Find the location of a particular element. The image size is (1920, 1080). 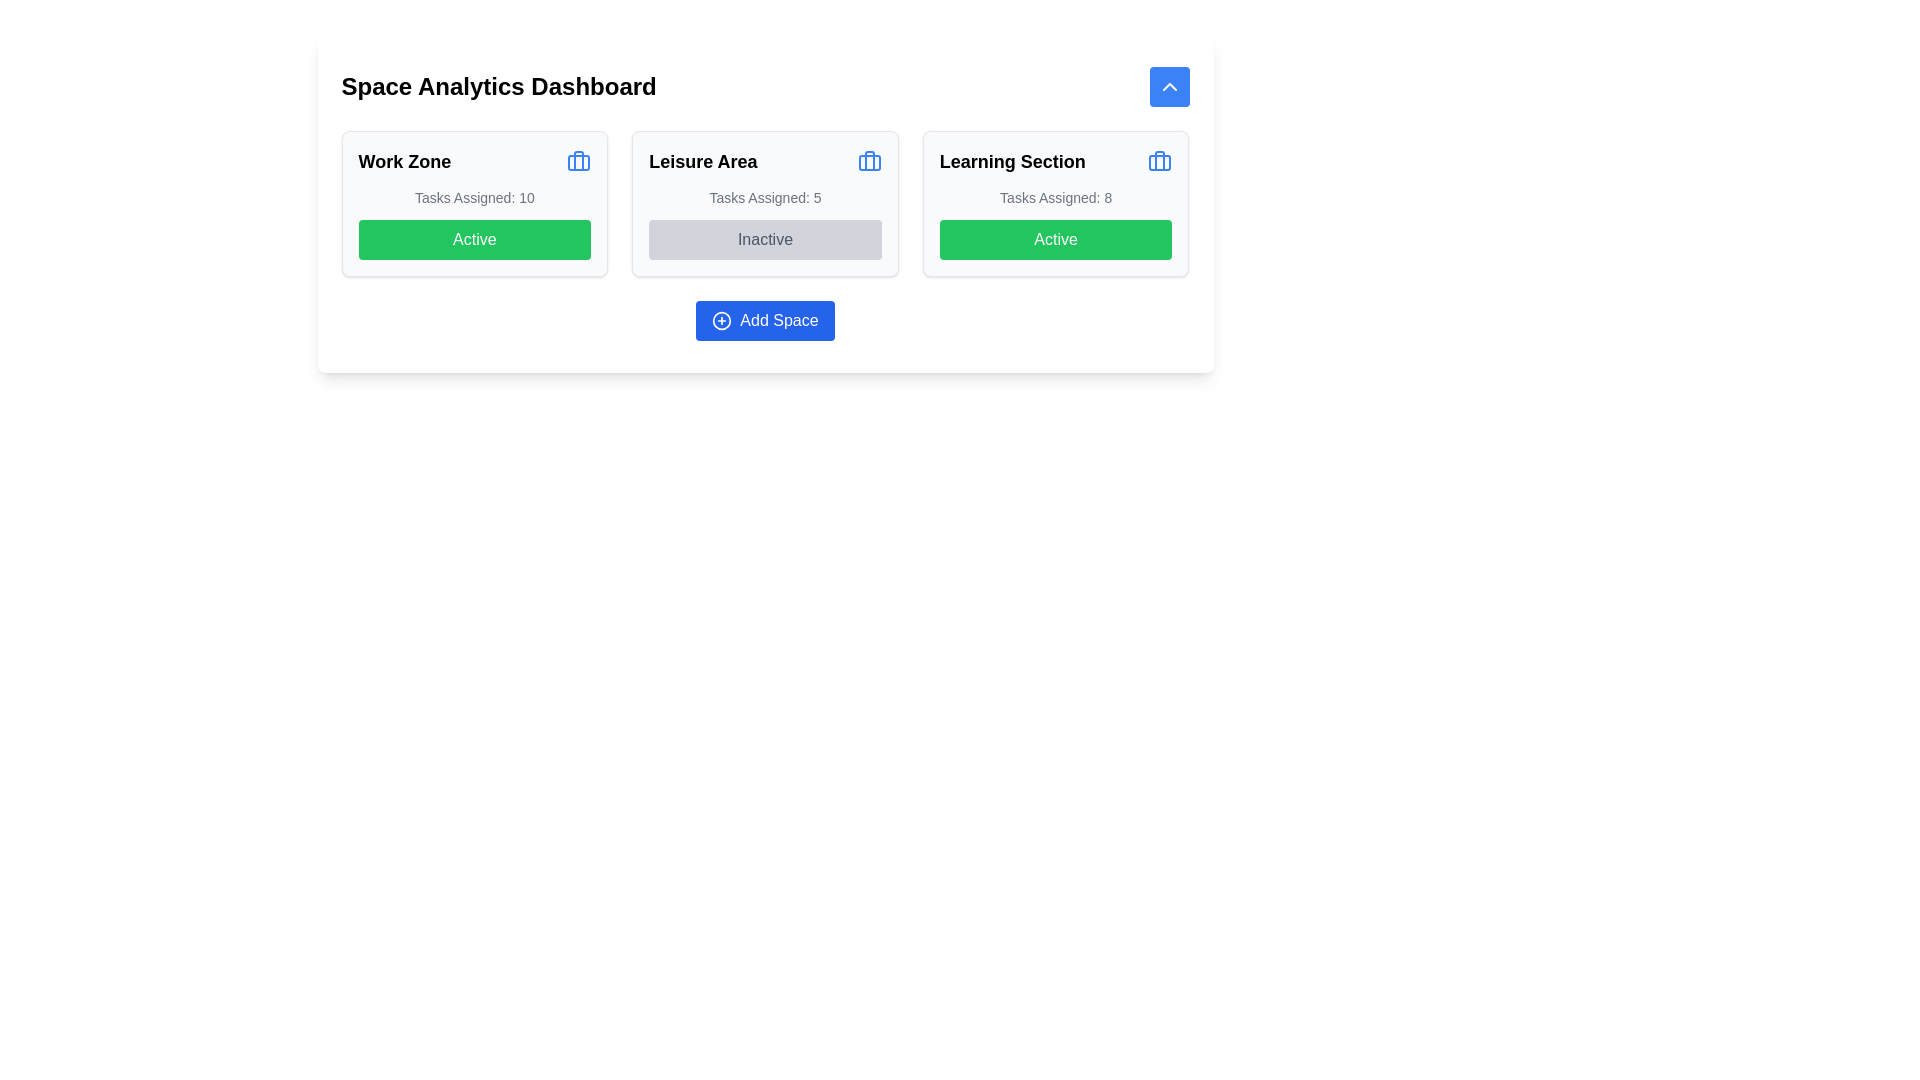

the 'Inactive' button located at the bottom section of the 'Leisure Area' card is located at coordinates (764, 238).